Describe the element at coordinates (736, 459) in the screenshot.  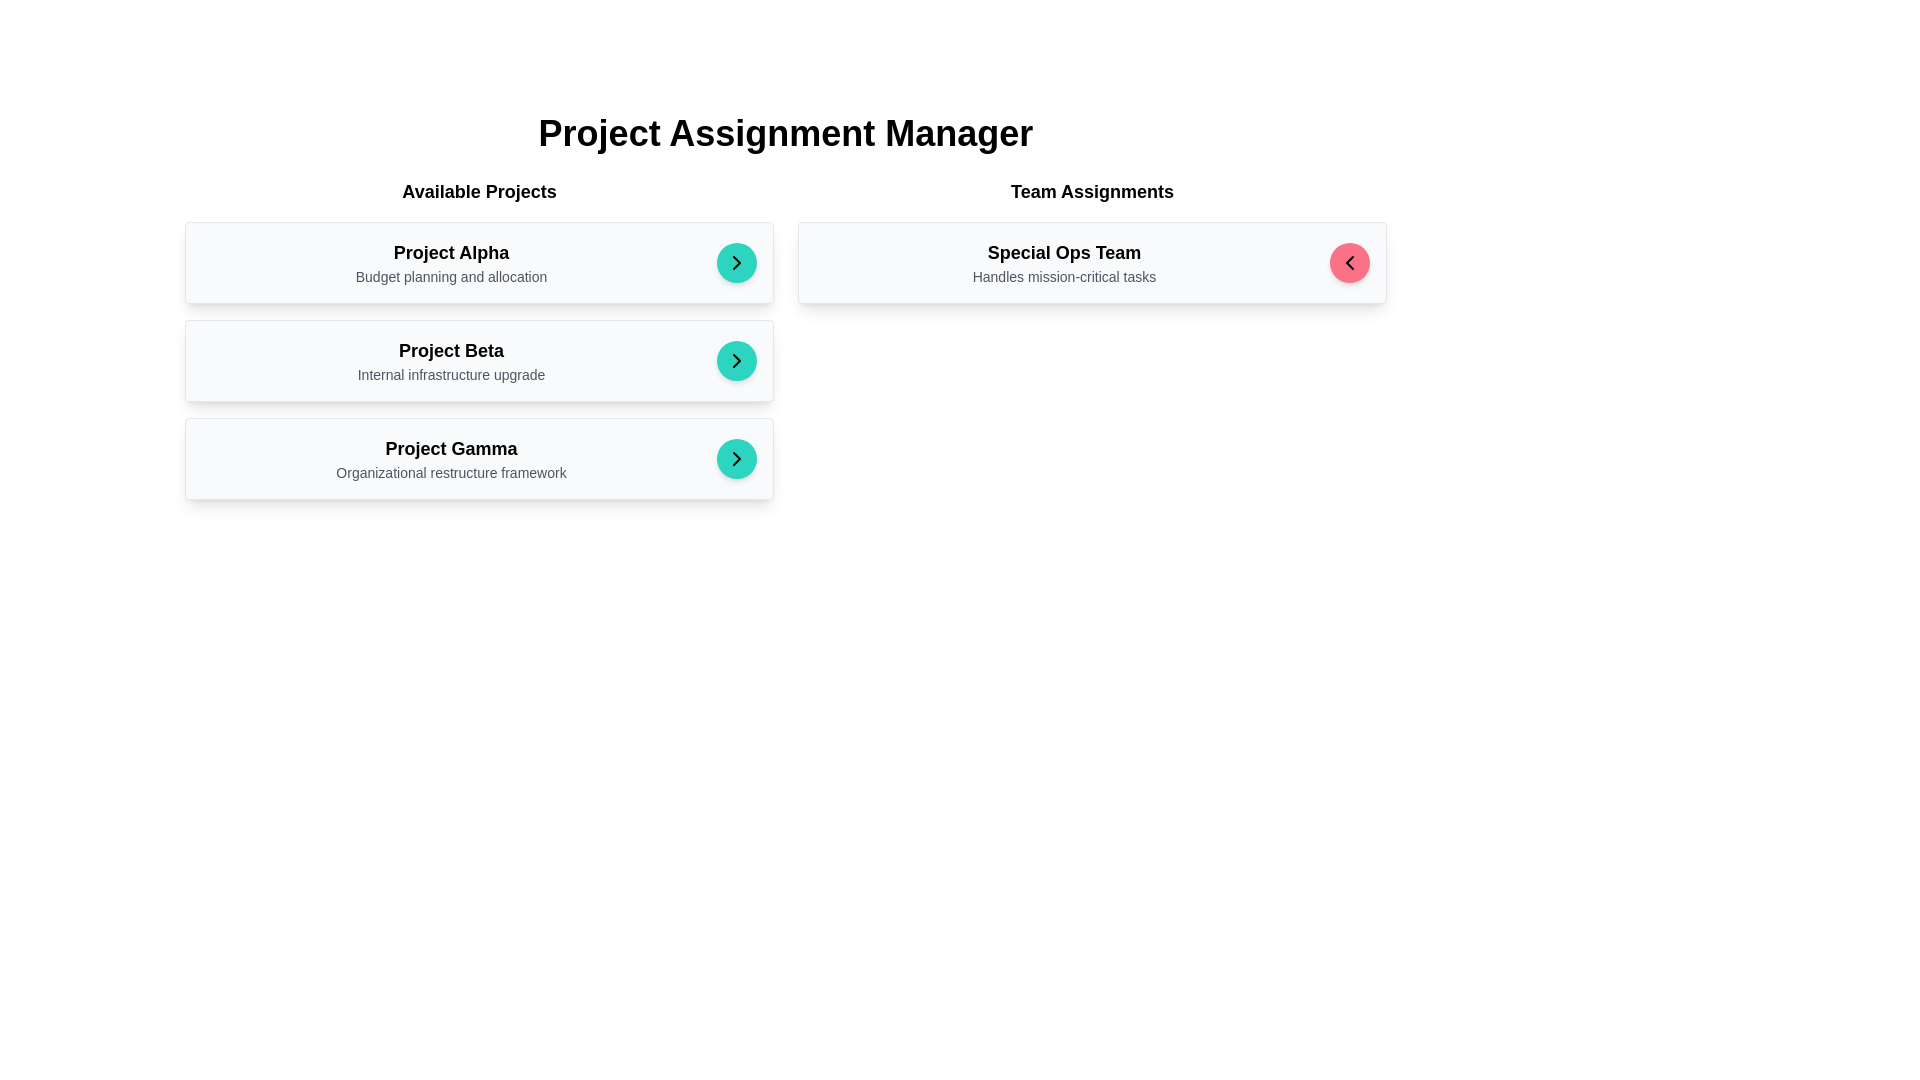
I see `the rightward-pointing chevron icon with a teal background, which is the third navigation button in a vertical list next to 'Project Gamma'` at that location.